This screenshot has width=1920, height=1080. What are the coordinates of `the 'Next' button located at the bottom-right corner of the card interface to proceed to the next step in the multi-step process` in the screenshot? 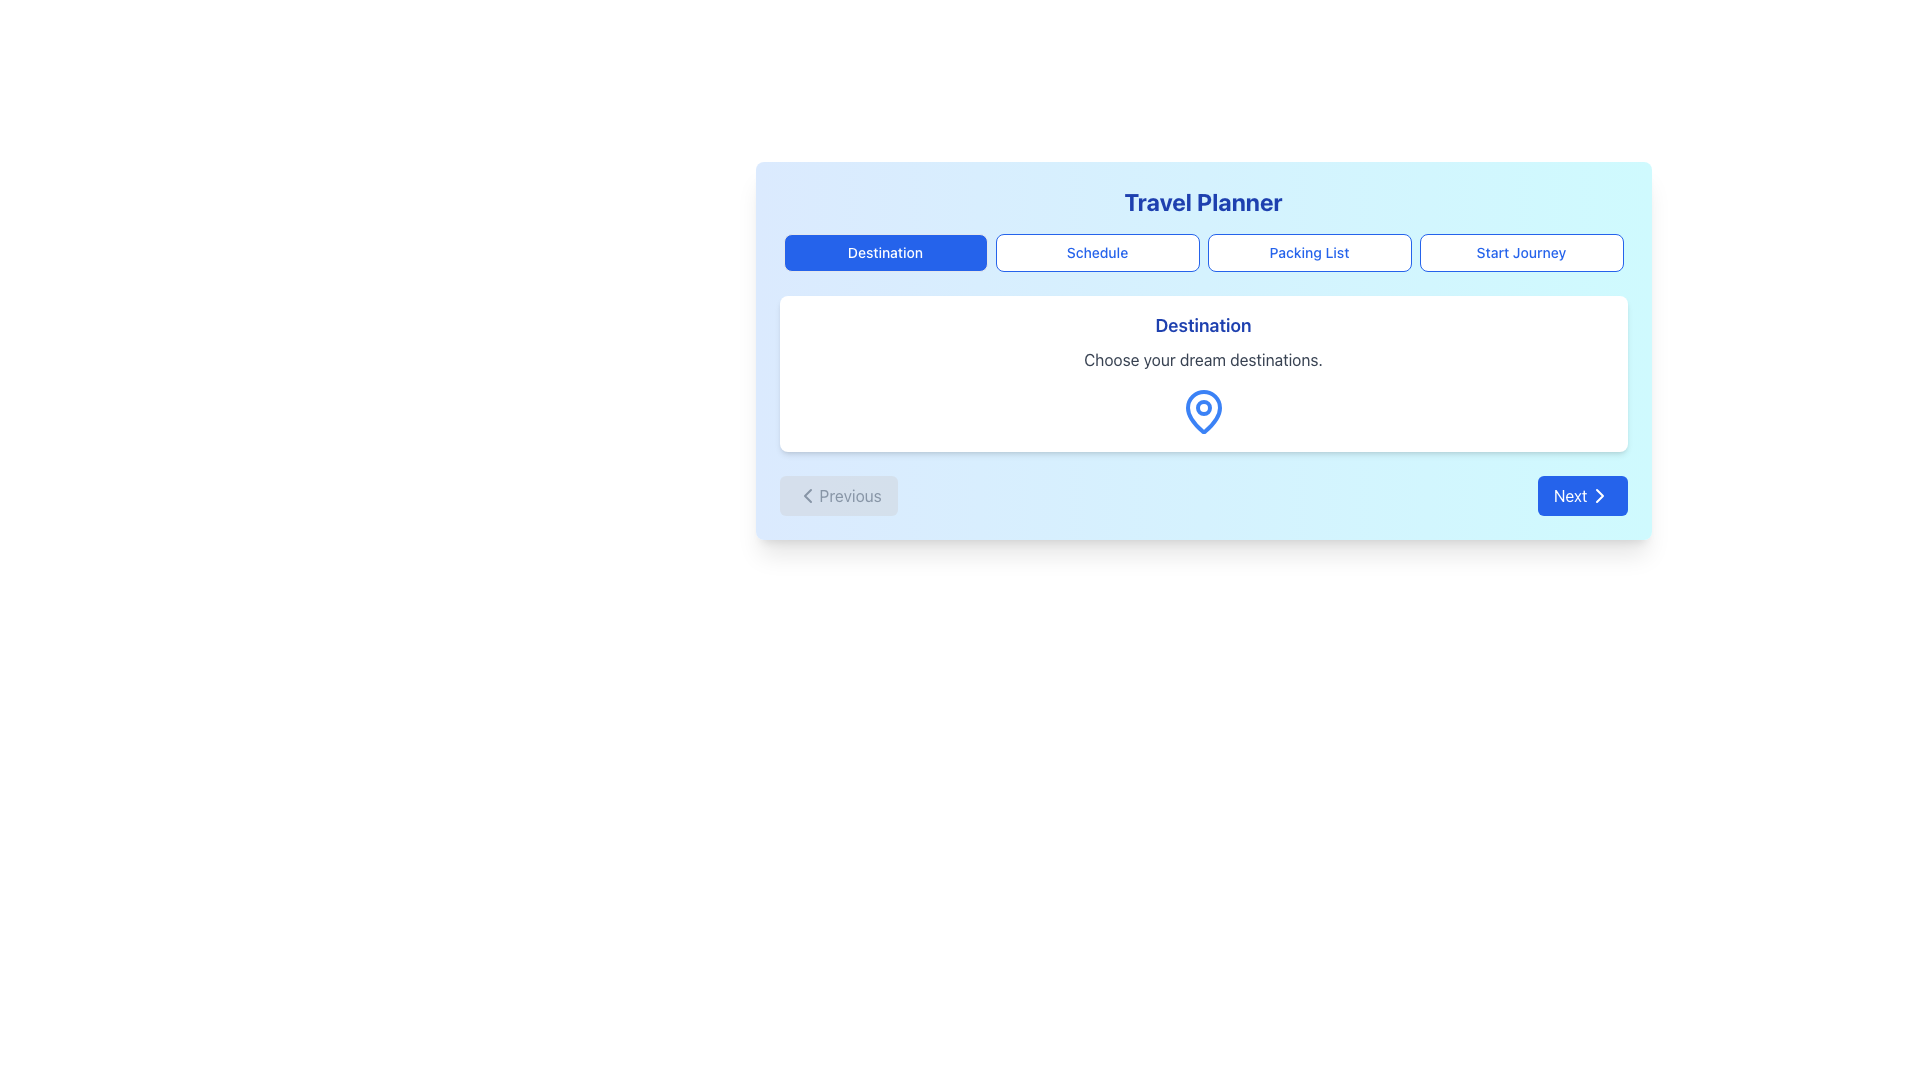 It's located at (1581, 495).